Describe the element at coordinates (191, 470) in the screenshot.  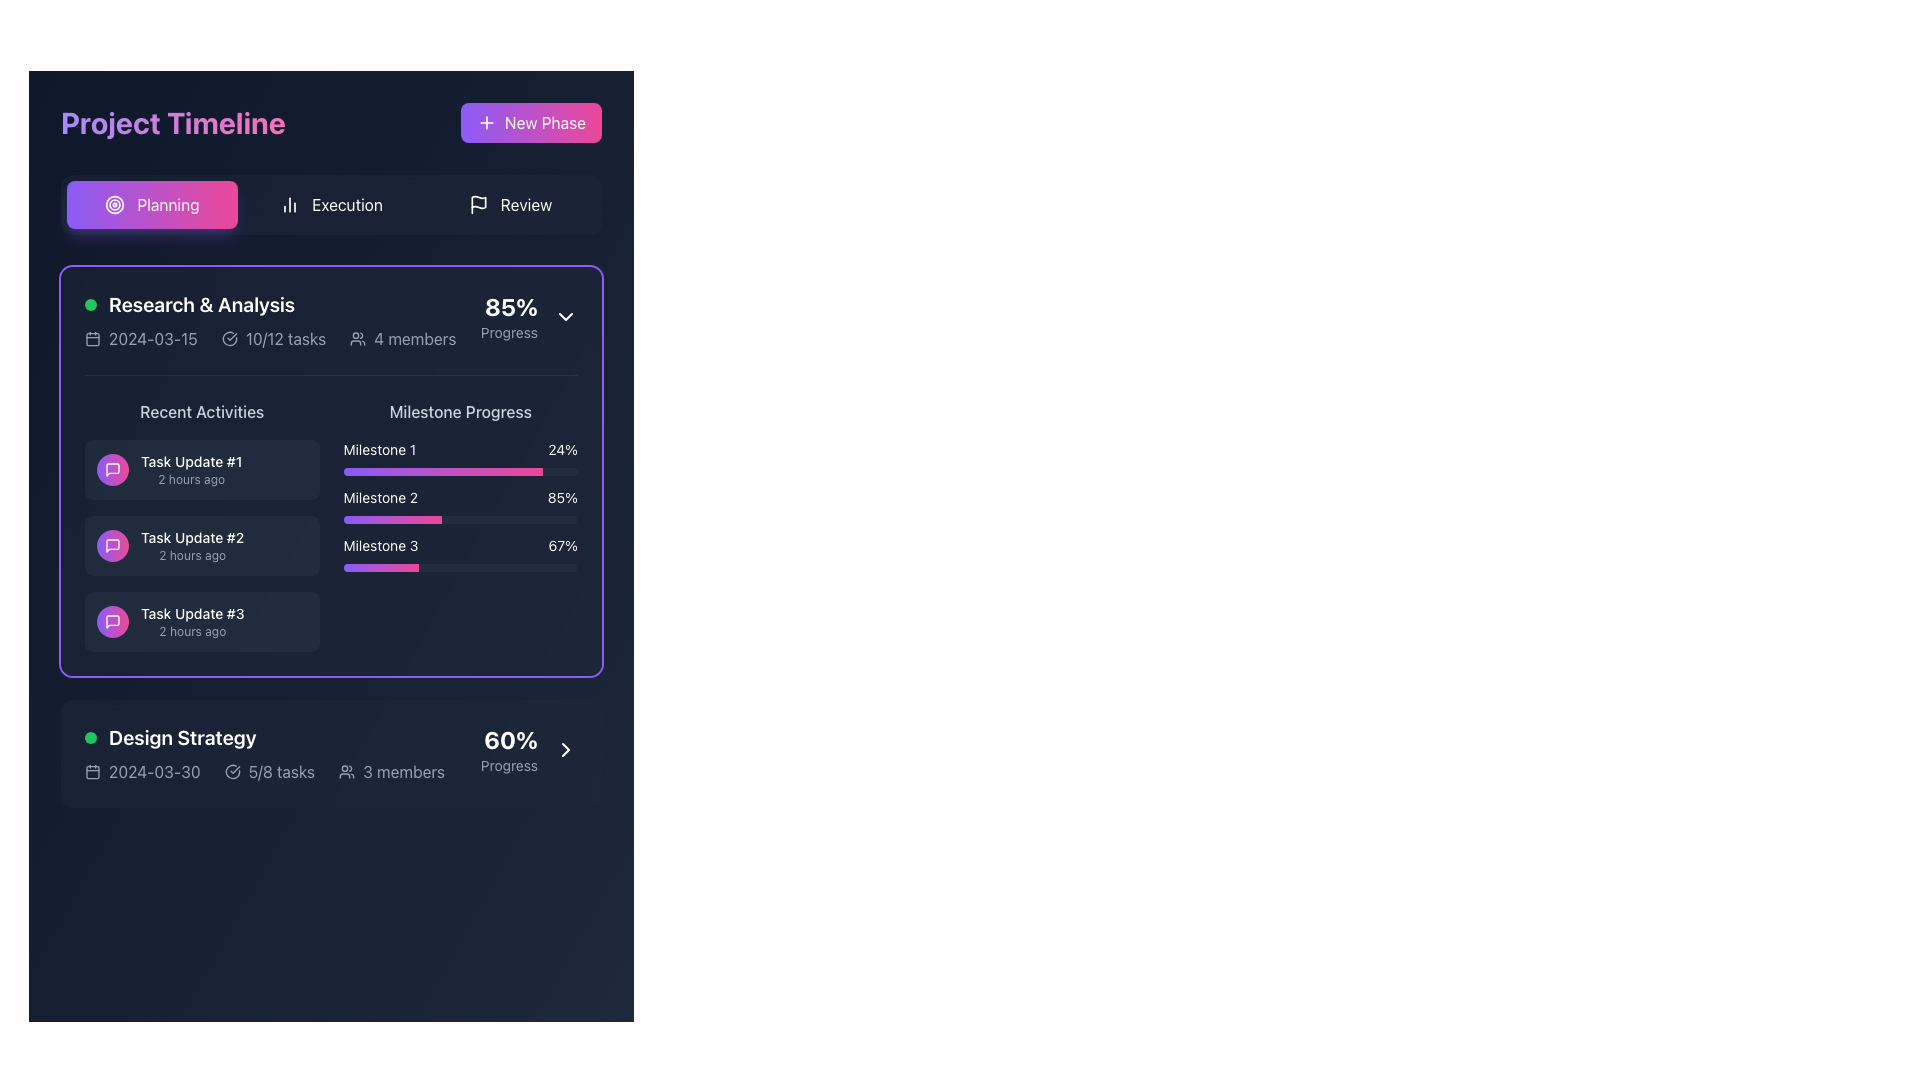
I see `the text block that displays the task title and timestamp in the 'Research & Analysis' section of the 'Recent Activities' column` at that location.